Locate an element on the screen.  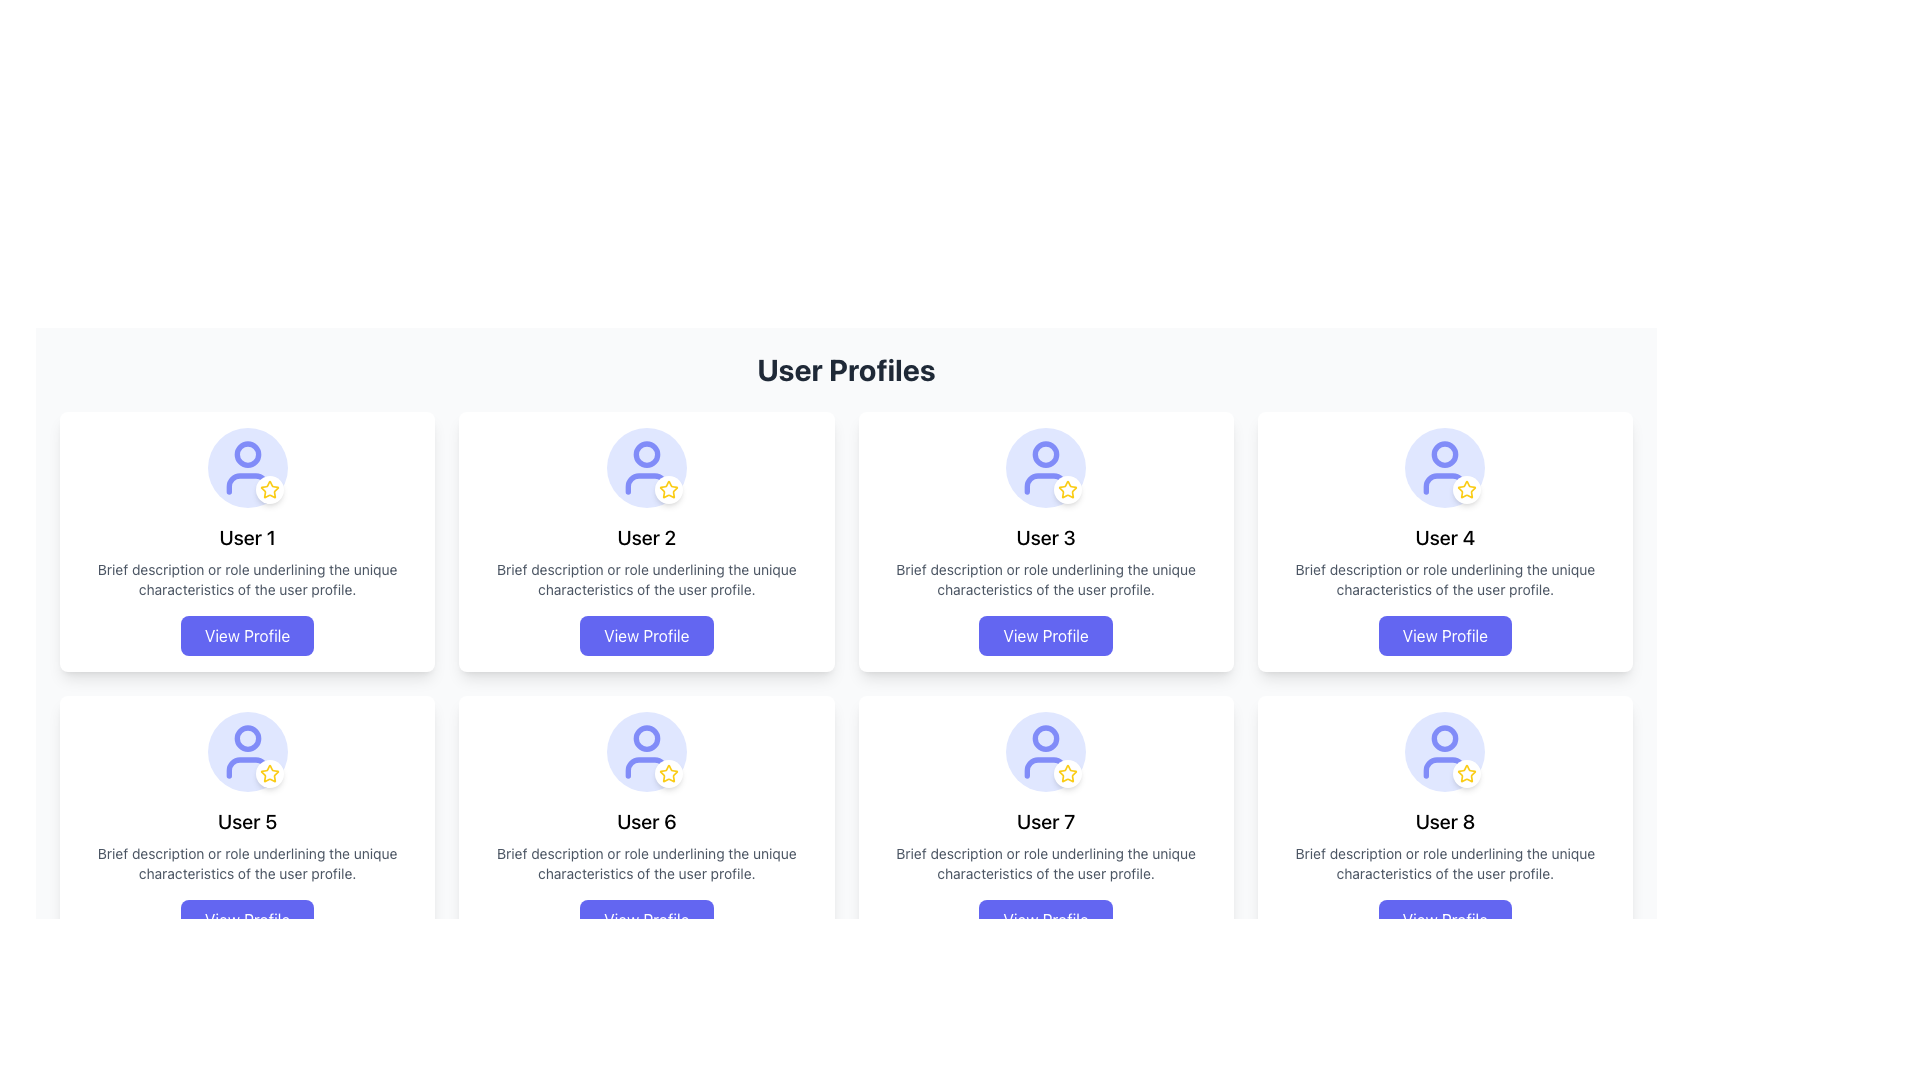
the profile picture of 'User 6' with a badge overlay, located at the top center of the user card in the second row and third column of the grid layout is located at coordinates (646, 752).